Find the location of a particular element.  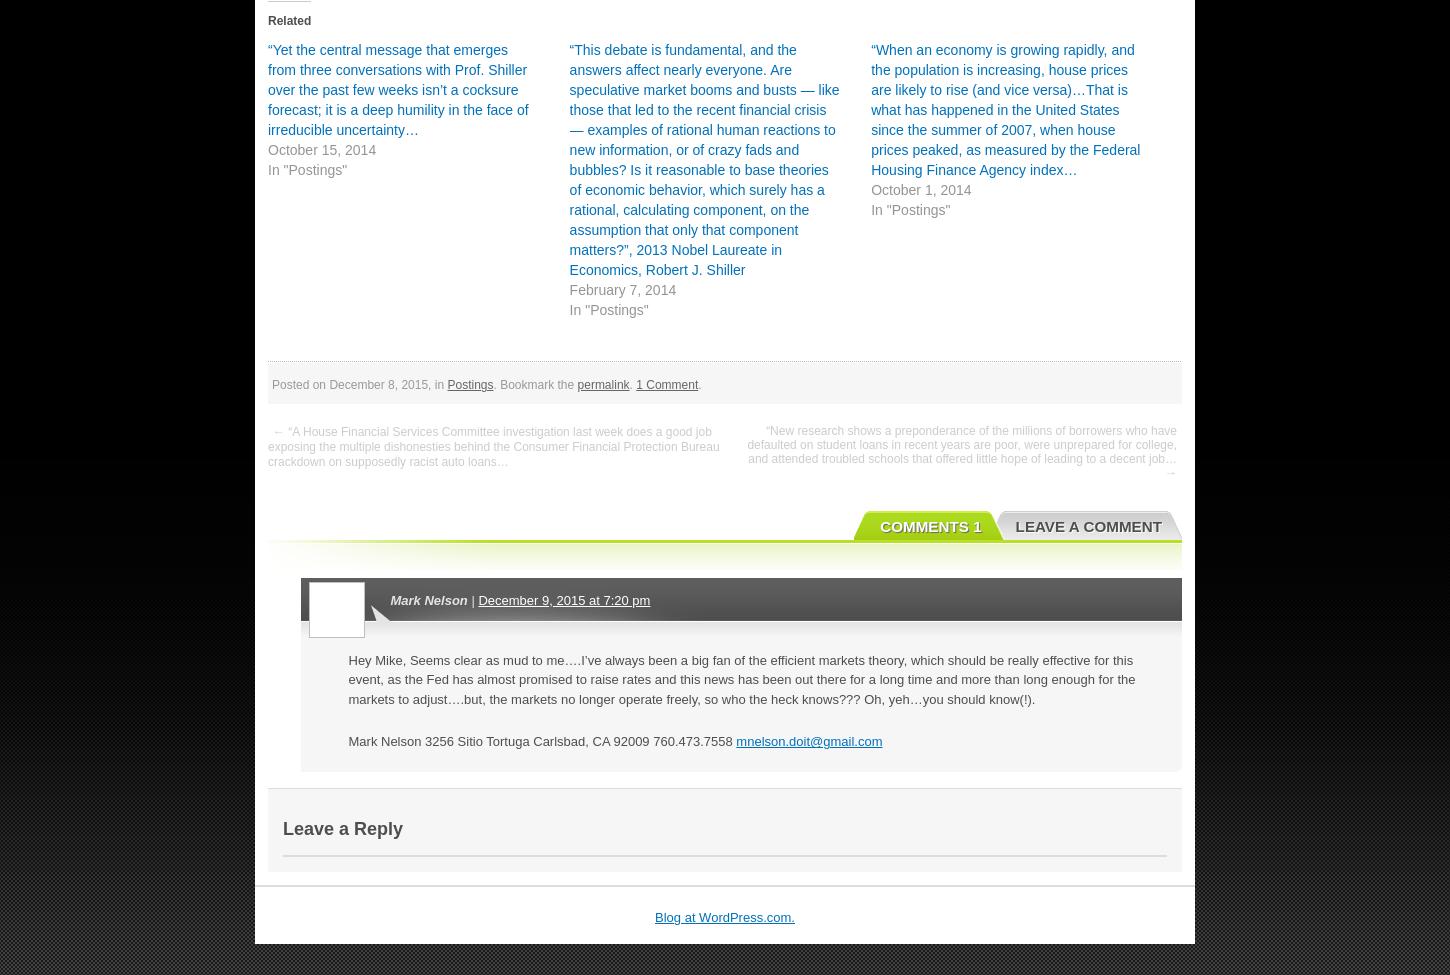

'December 9, 2015 at 7:20 pm' is located at coordinates (564, 599).